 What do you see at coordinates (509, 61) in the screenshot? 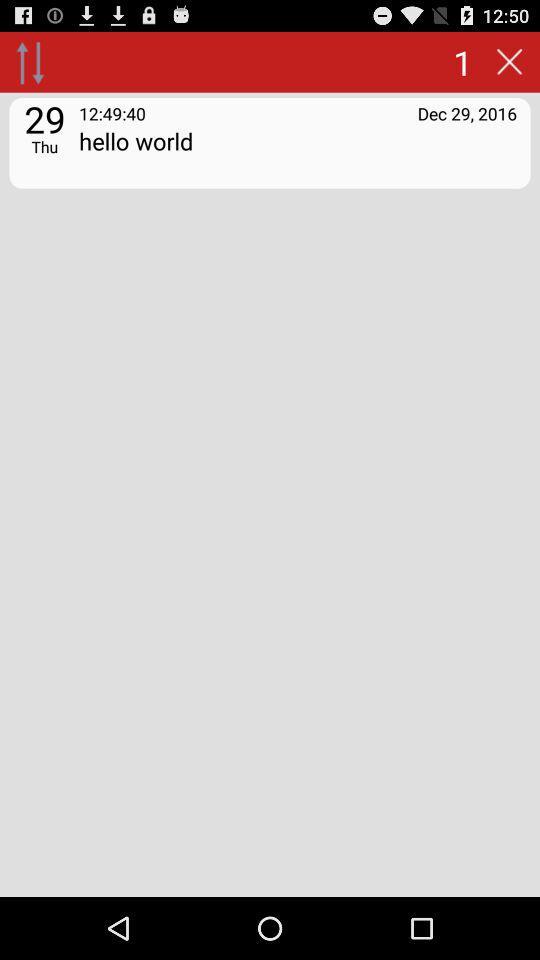
I see `the icon above dec 29, 2016 item` at bounding box center [509, 61].